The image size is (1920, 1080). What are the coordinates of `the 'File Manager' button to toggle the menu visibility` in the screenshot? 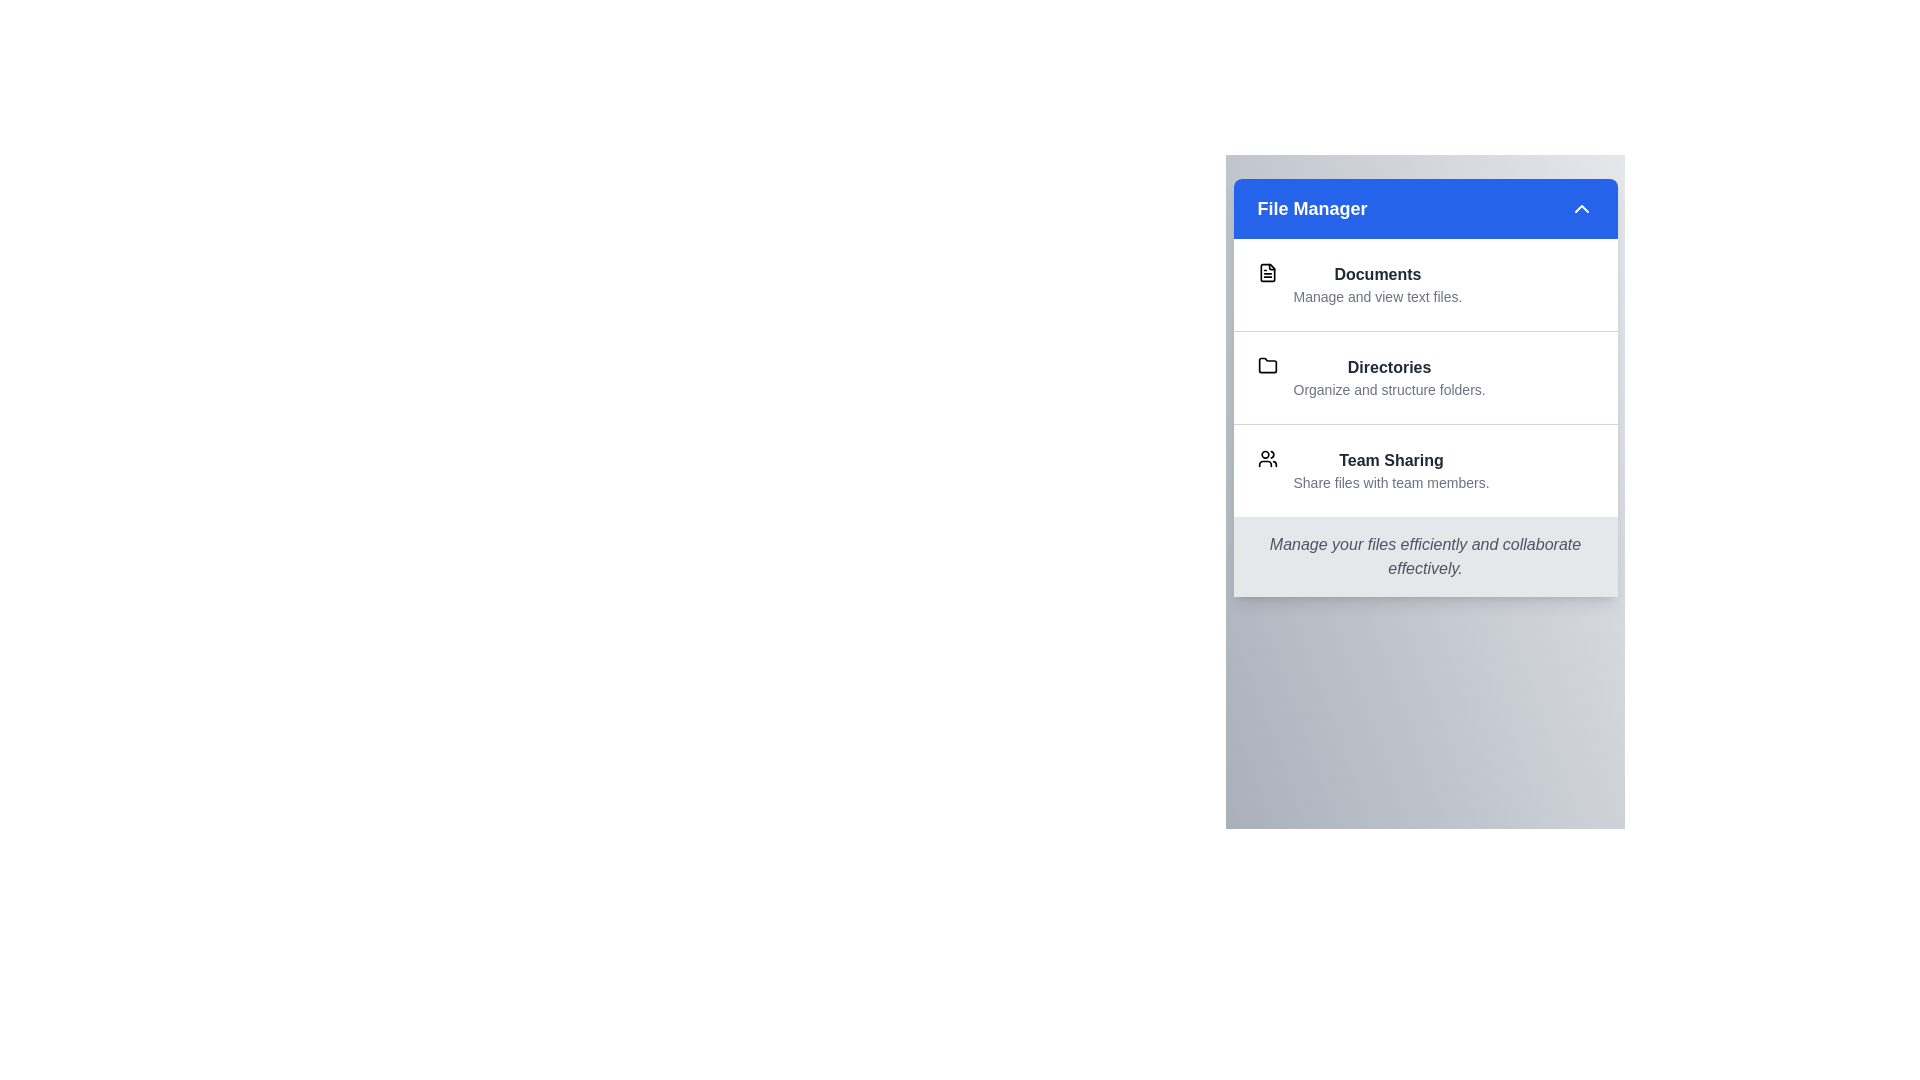 It's located at (1424, 208).